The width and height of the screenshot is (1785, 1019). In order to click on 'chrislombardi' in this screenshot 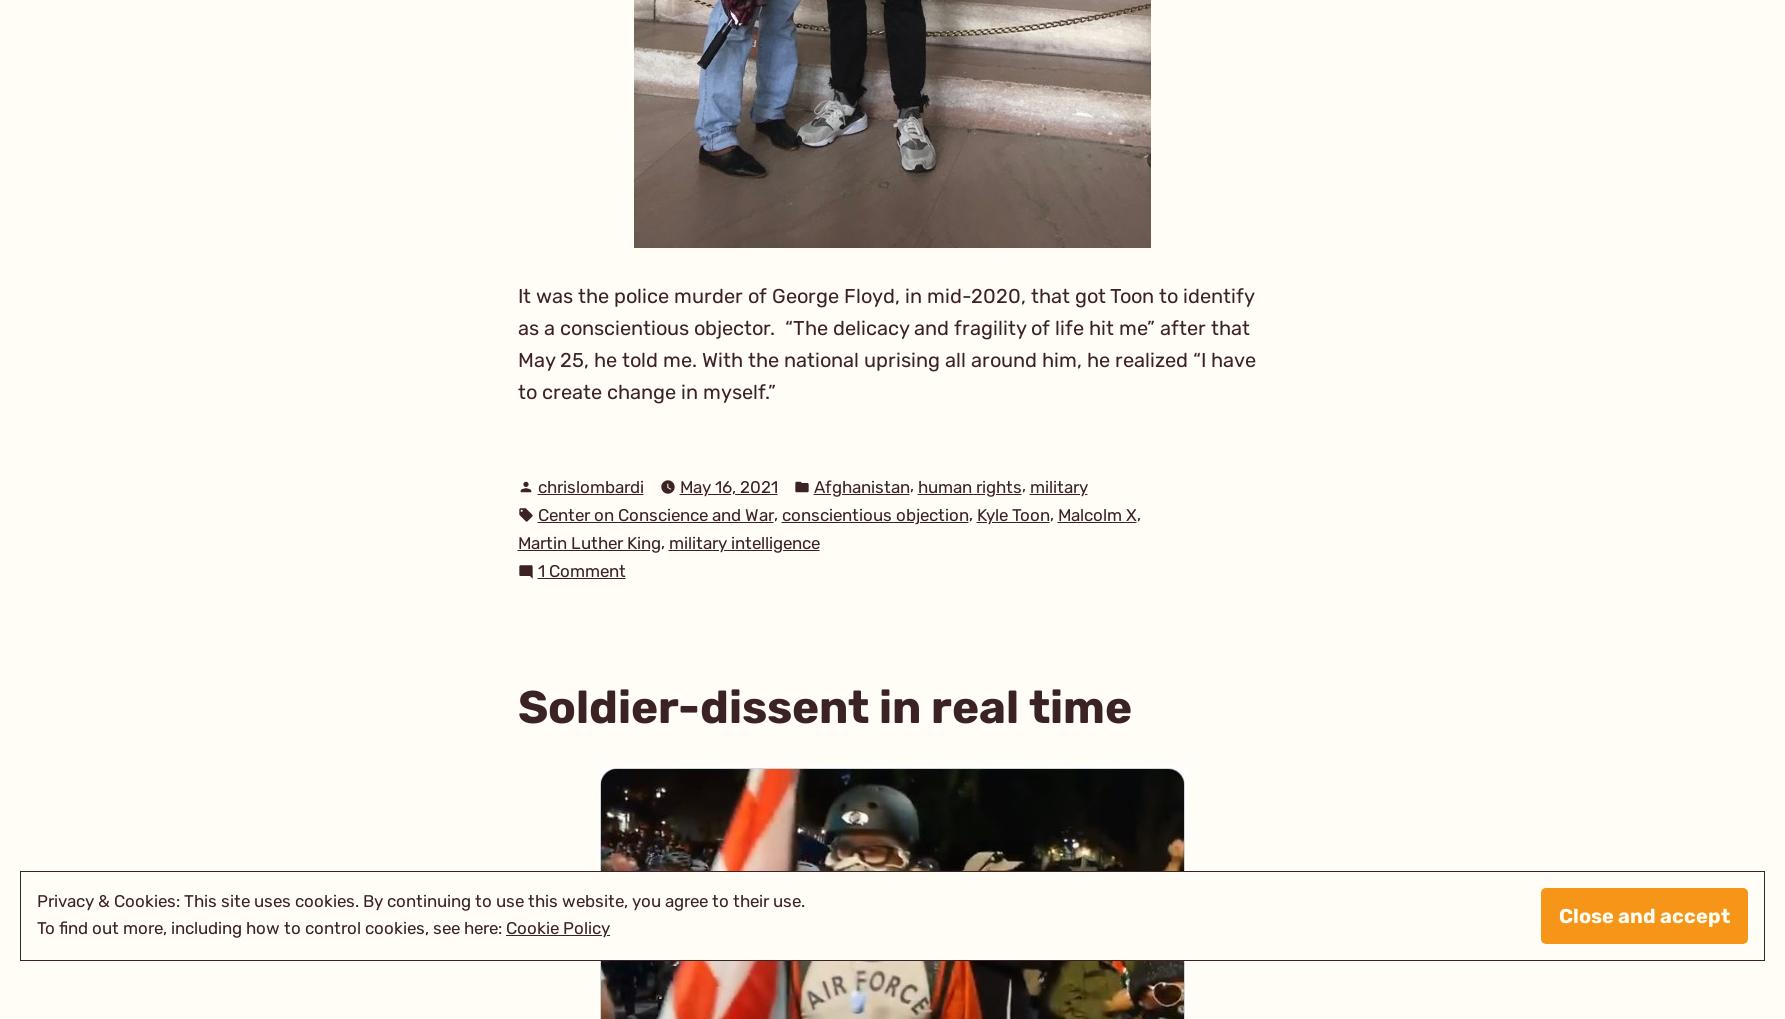, I will do `click(589, 484)`.